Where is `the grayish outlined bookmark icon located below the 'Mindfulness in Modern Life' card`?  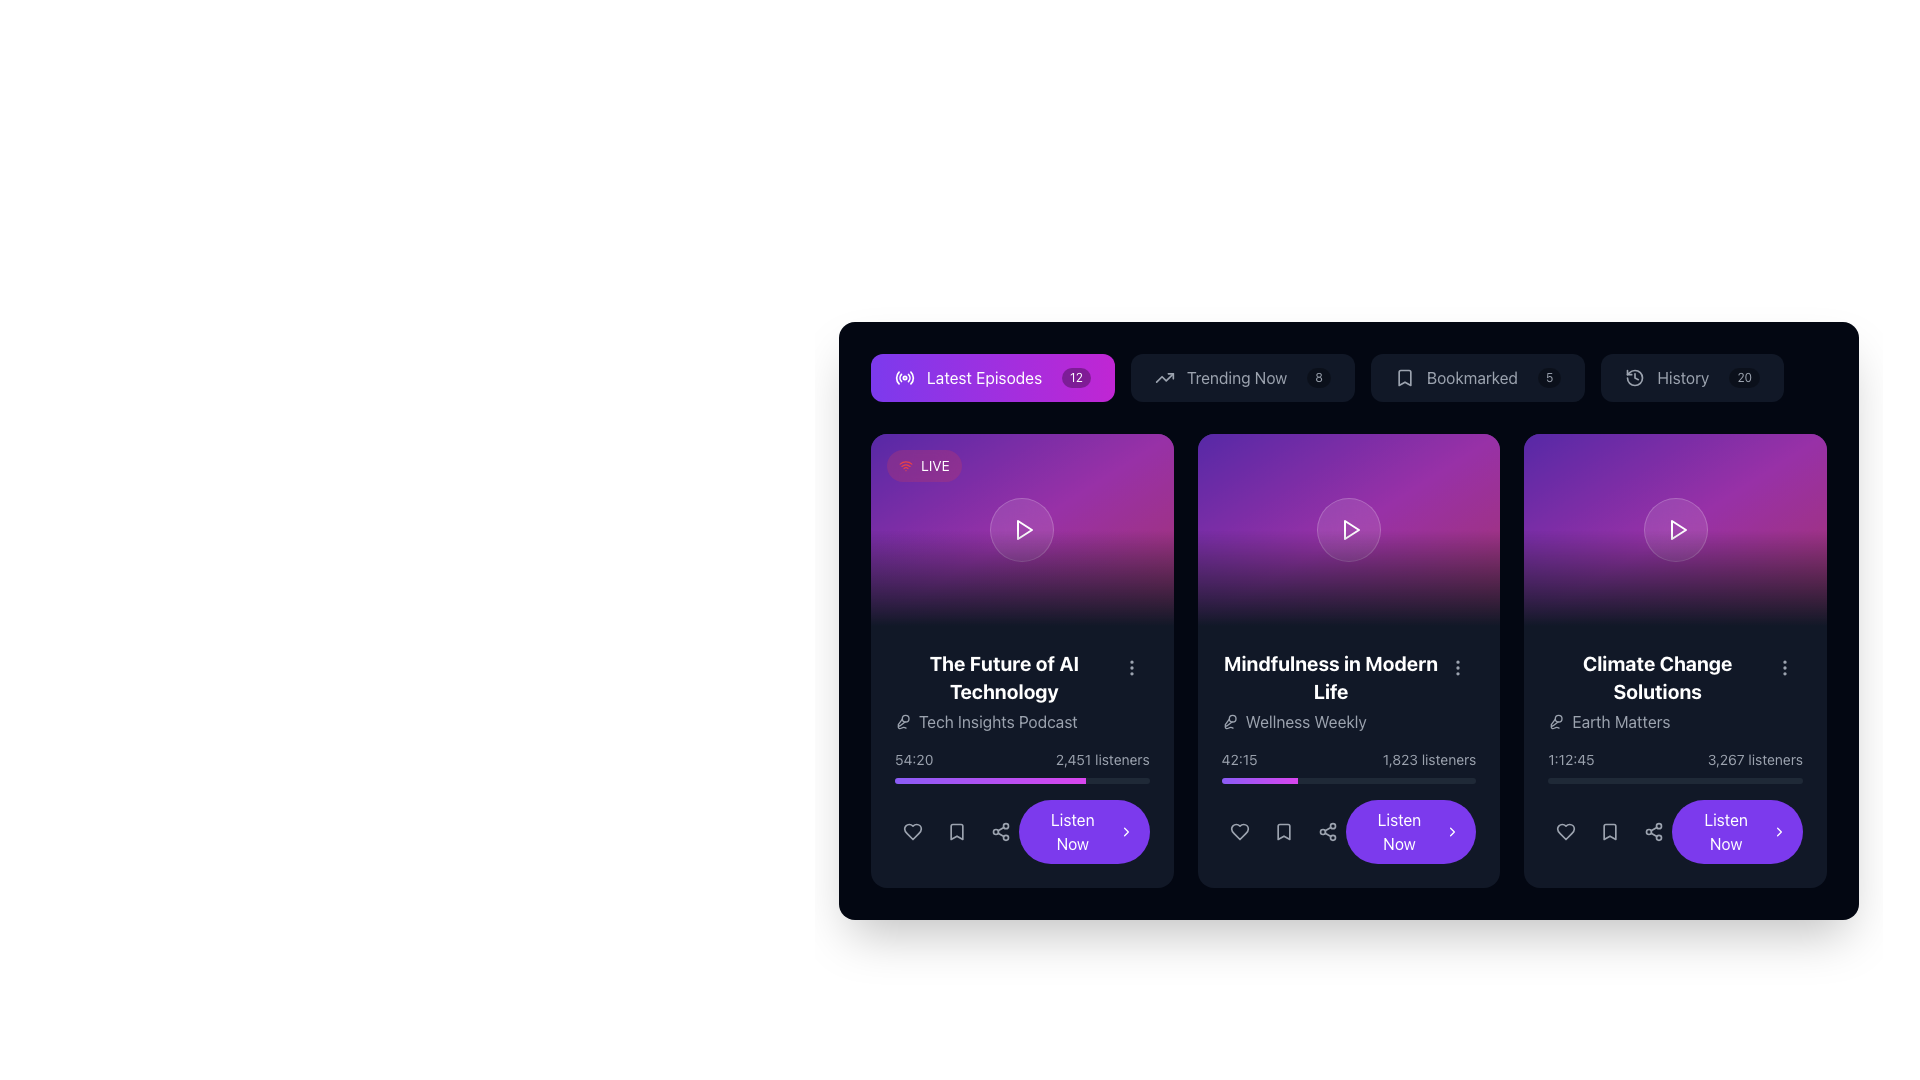 the grayish outlined bookmark icon located below the 'Mindfulness in Modern Life' card is located at coordinates (1283, 832).